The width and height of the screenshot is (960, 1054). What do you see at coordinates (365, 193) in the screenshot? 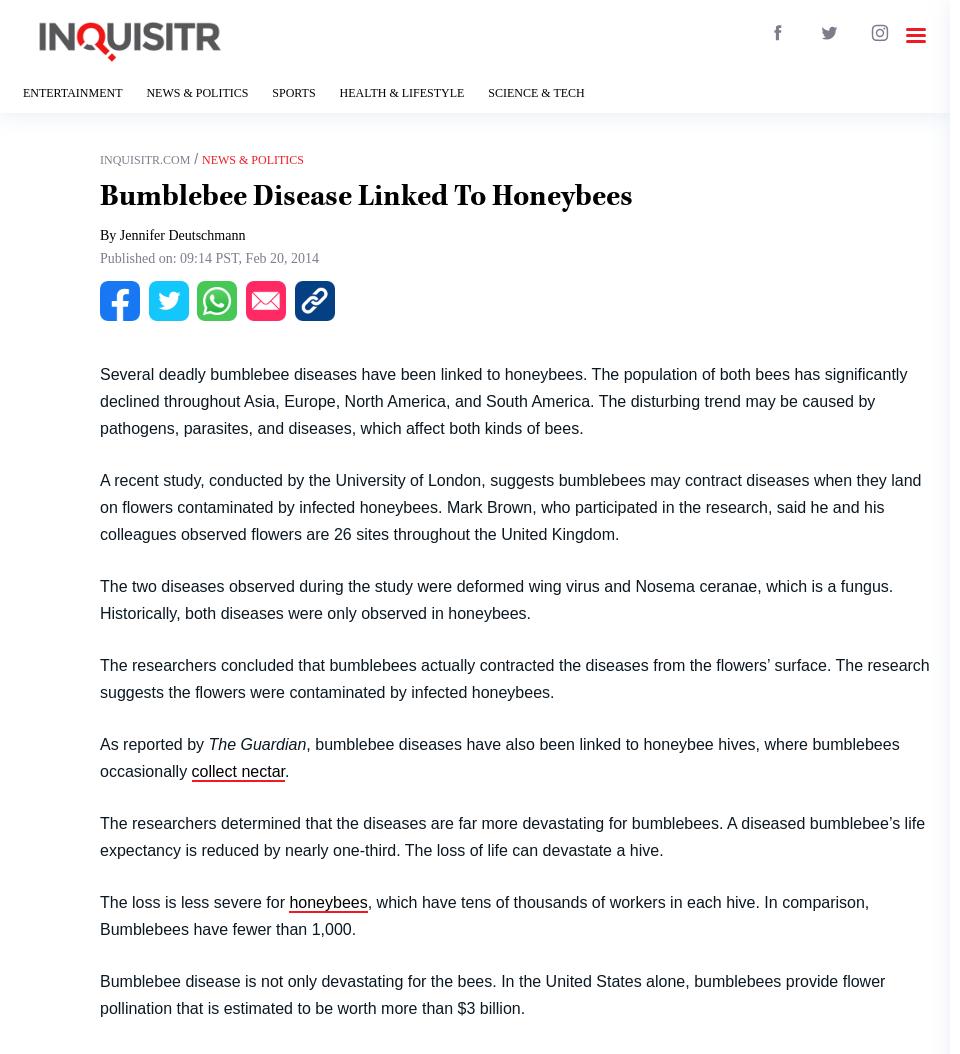
I see `'Bumblebee Disease Linked To Honeybees'` at bounding box center [365, 193].